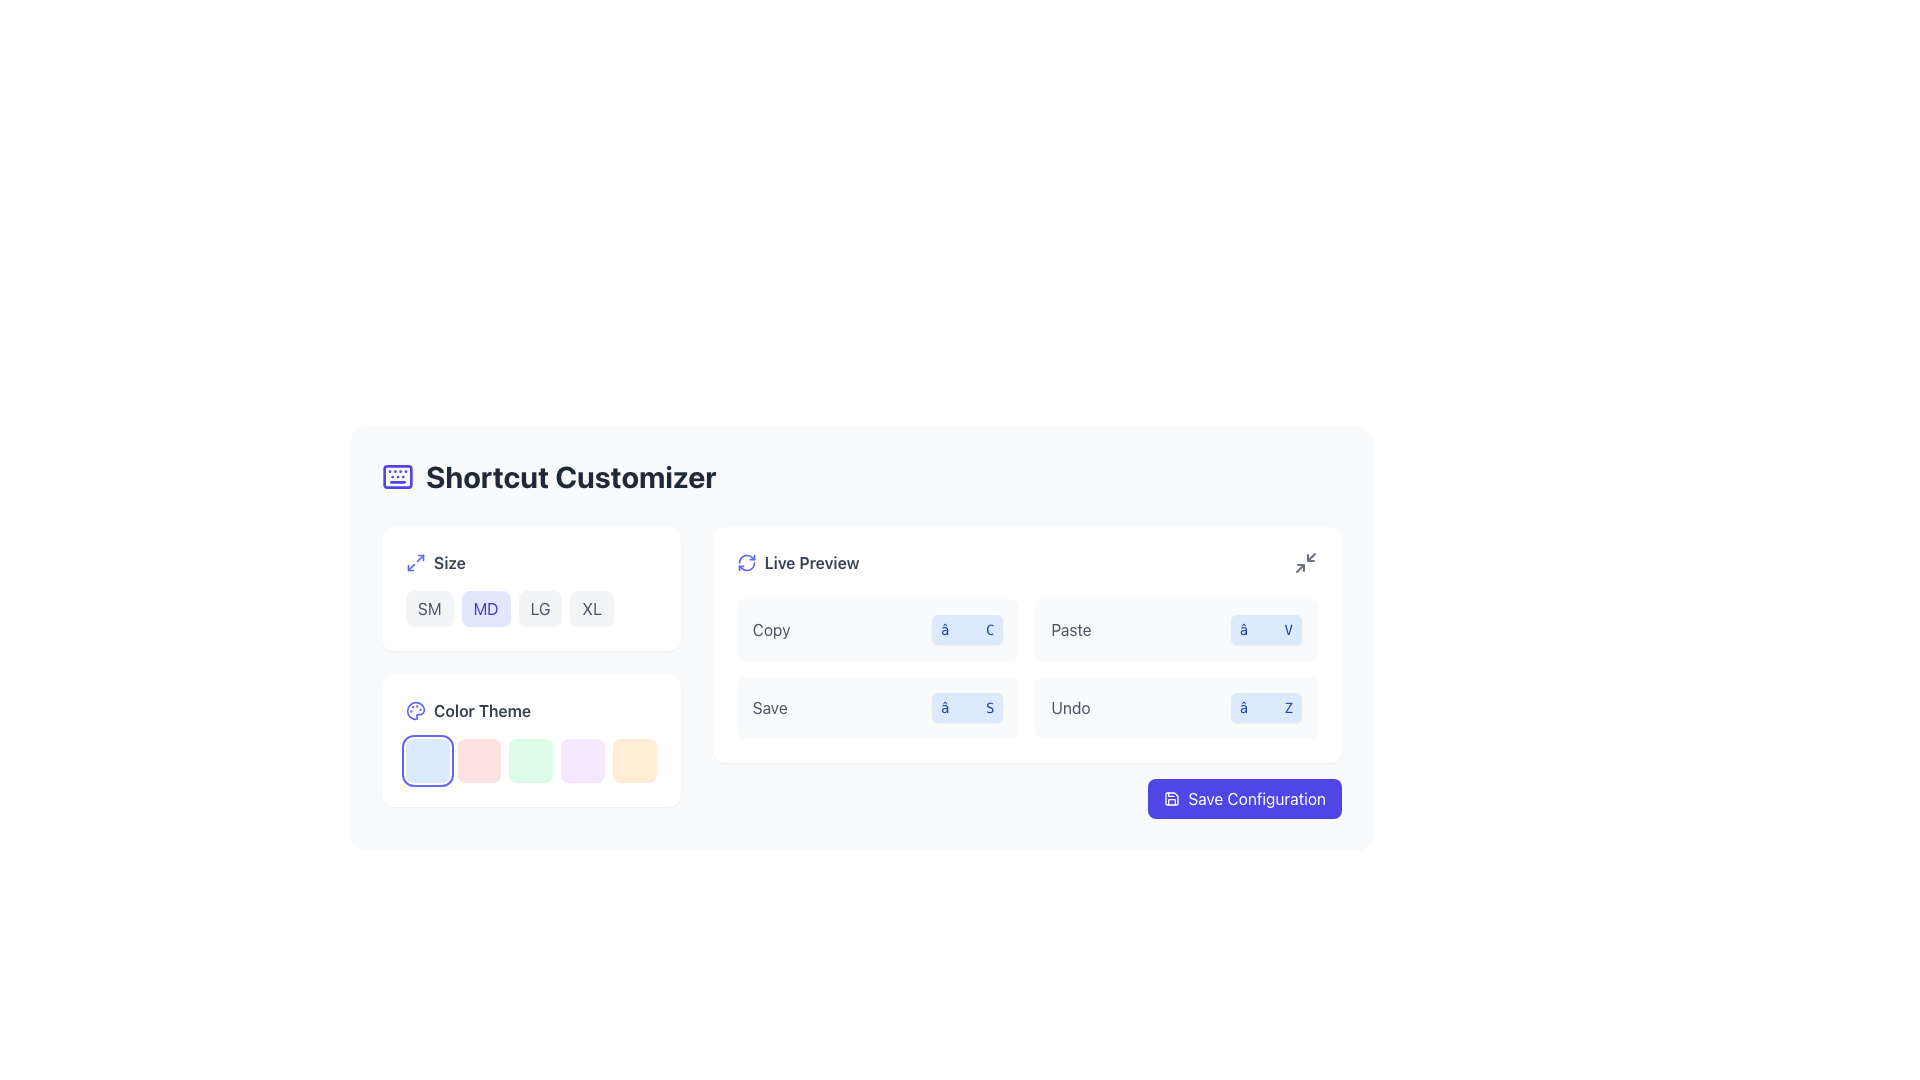 The width and height of the screenshot is (1920, 1080). I want to click on the icon button located in the top-right corner of the 'Live Preview' section, which features two intersecting arrows and changes color on hover, so click(1305, 563).